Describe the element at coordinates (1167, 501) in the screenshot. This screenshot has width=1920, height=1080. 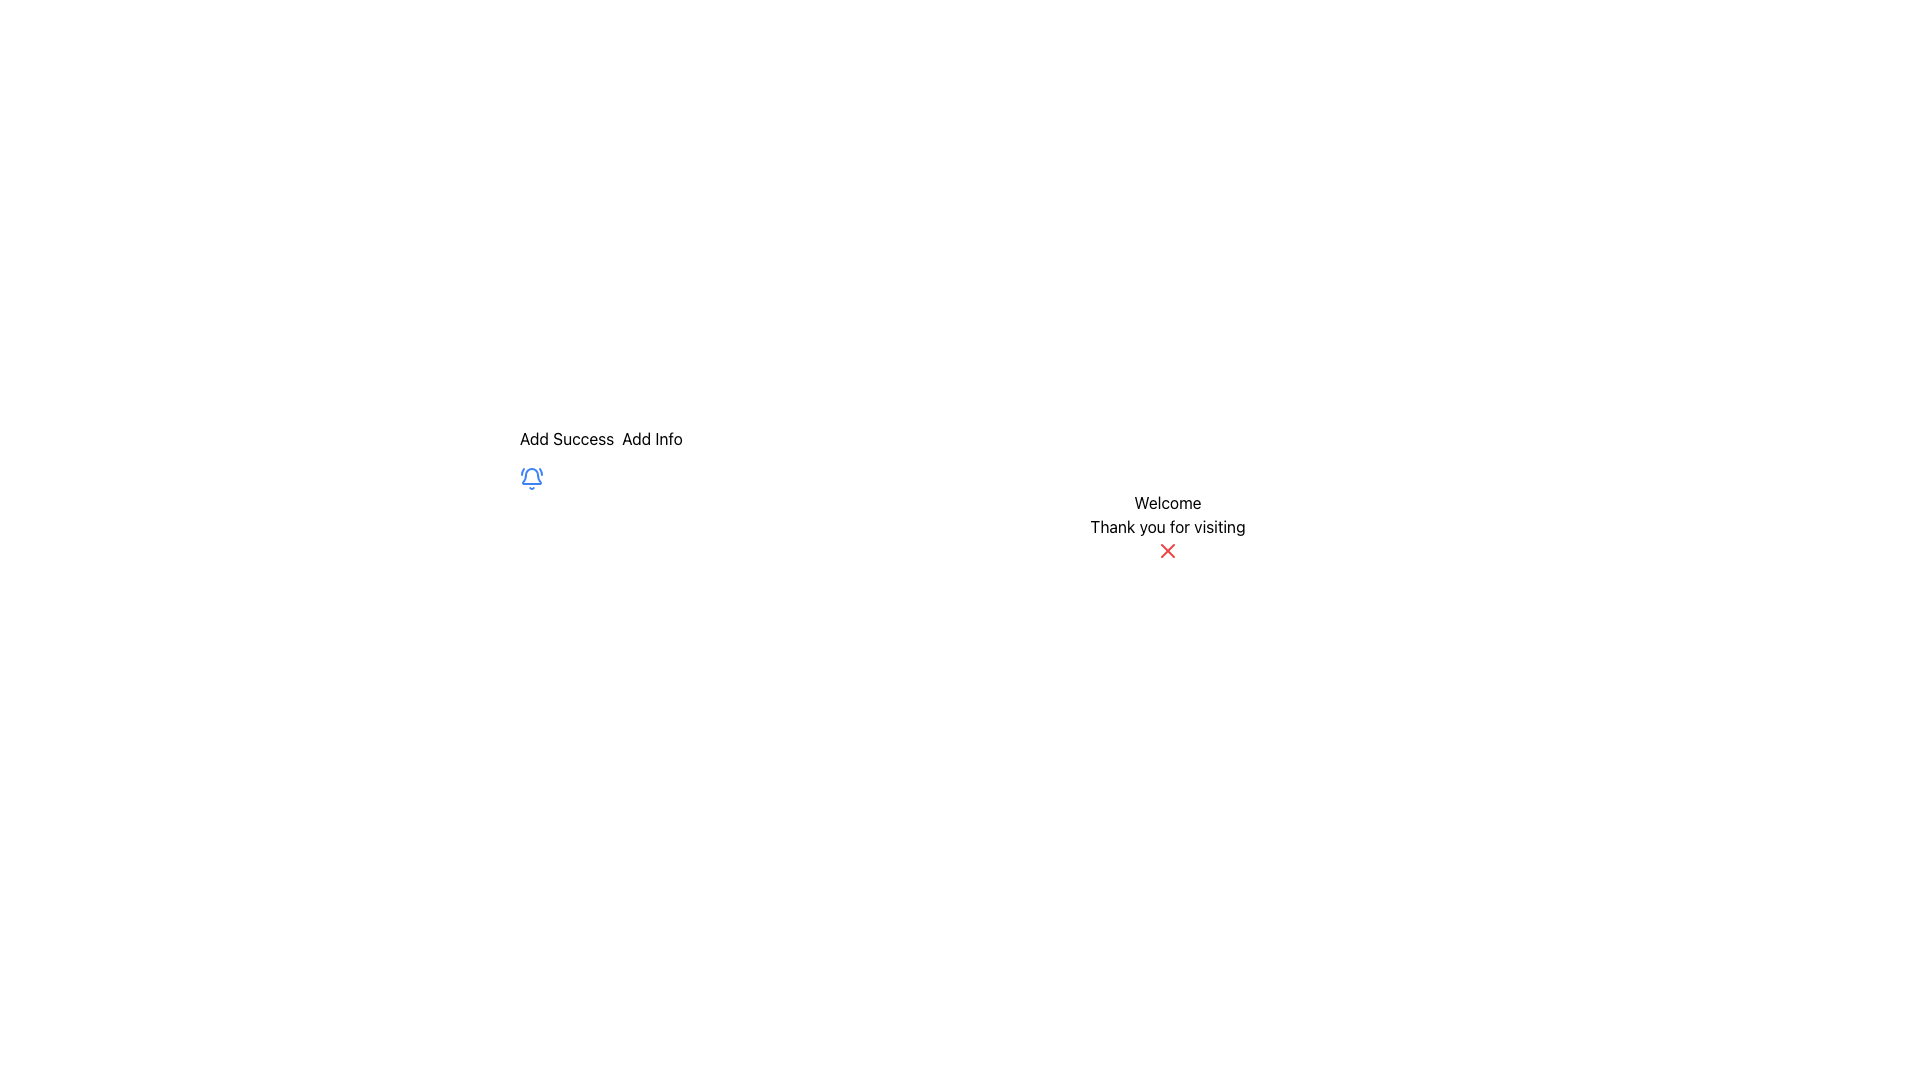
I see `greeting text positioned at the top of the two-line text block, which introduces the content of the interface` at that location.